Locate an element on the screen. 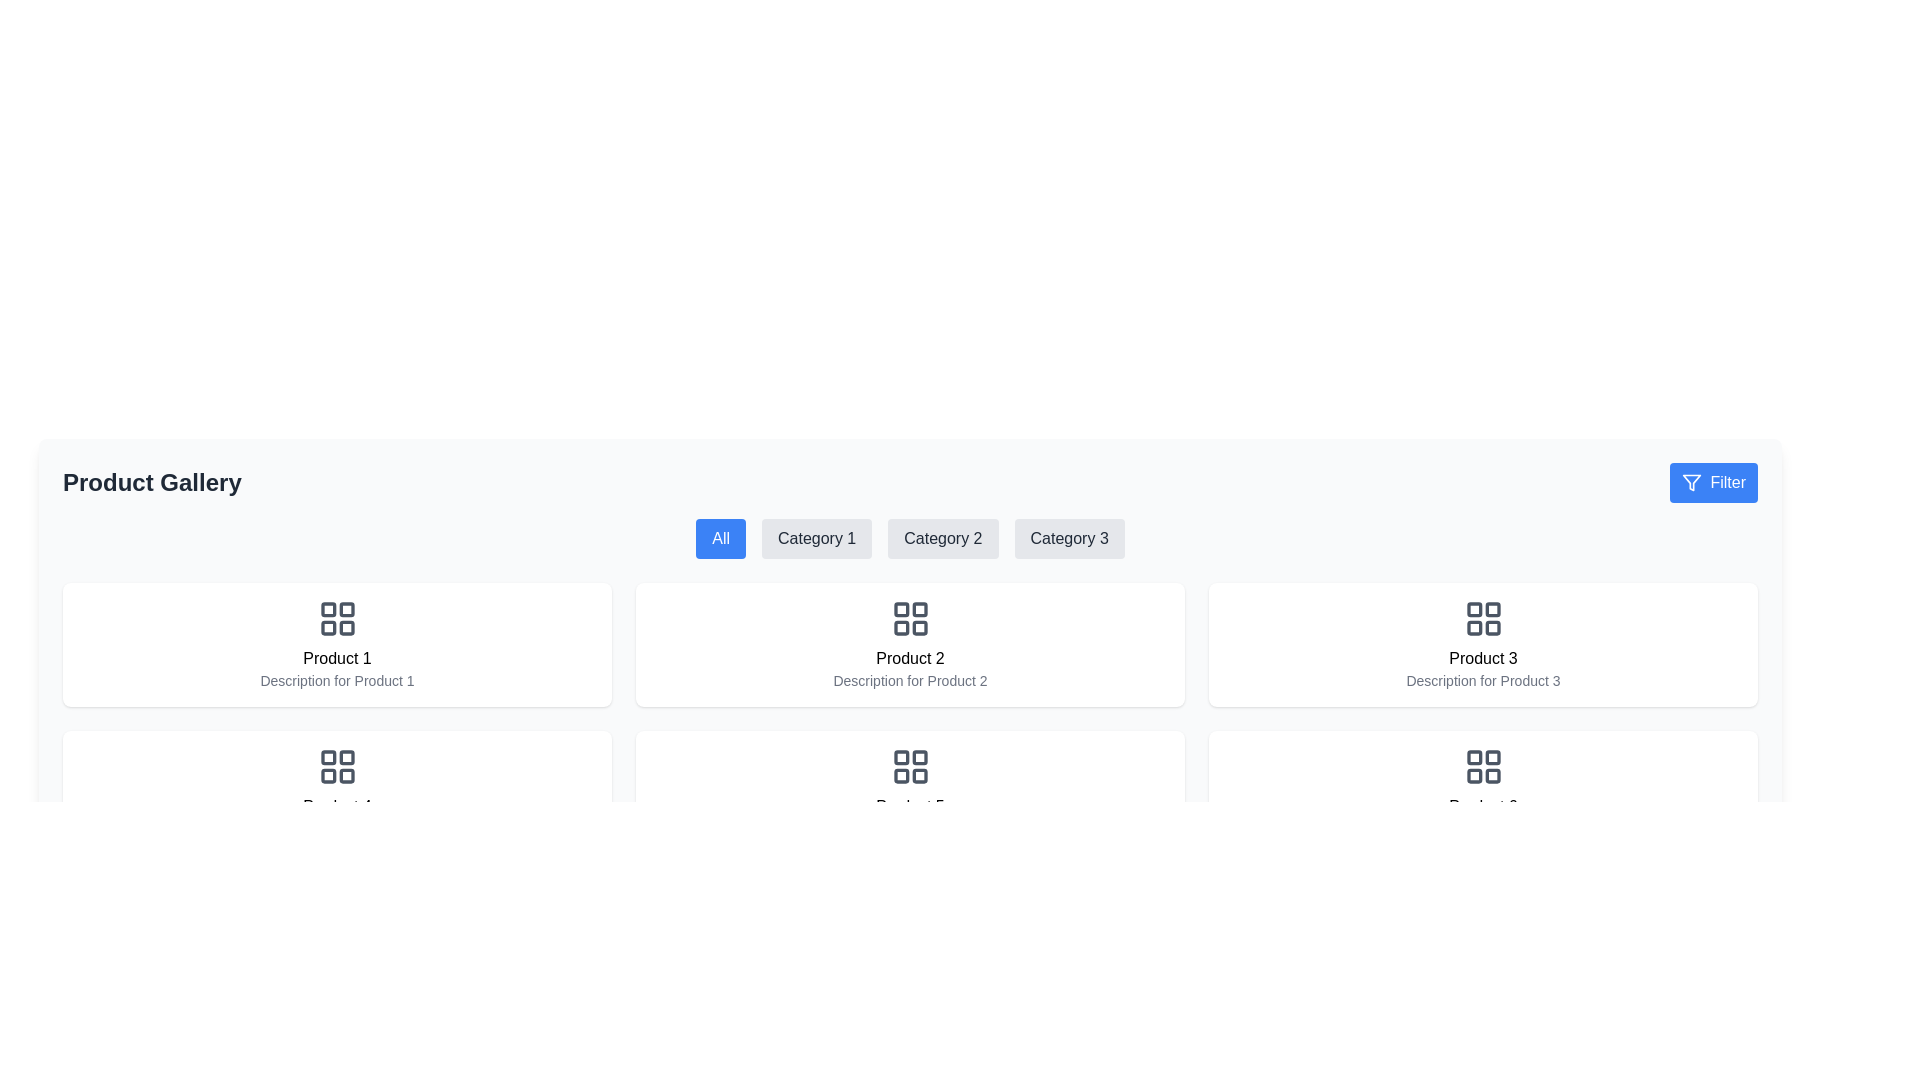  the bottom-right grid cell of the grid layout icon within the 'Product 2' card, which symbolizes layout functionality is located at coordinates (918, 627).